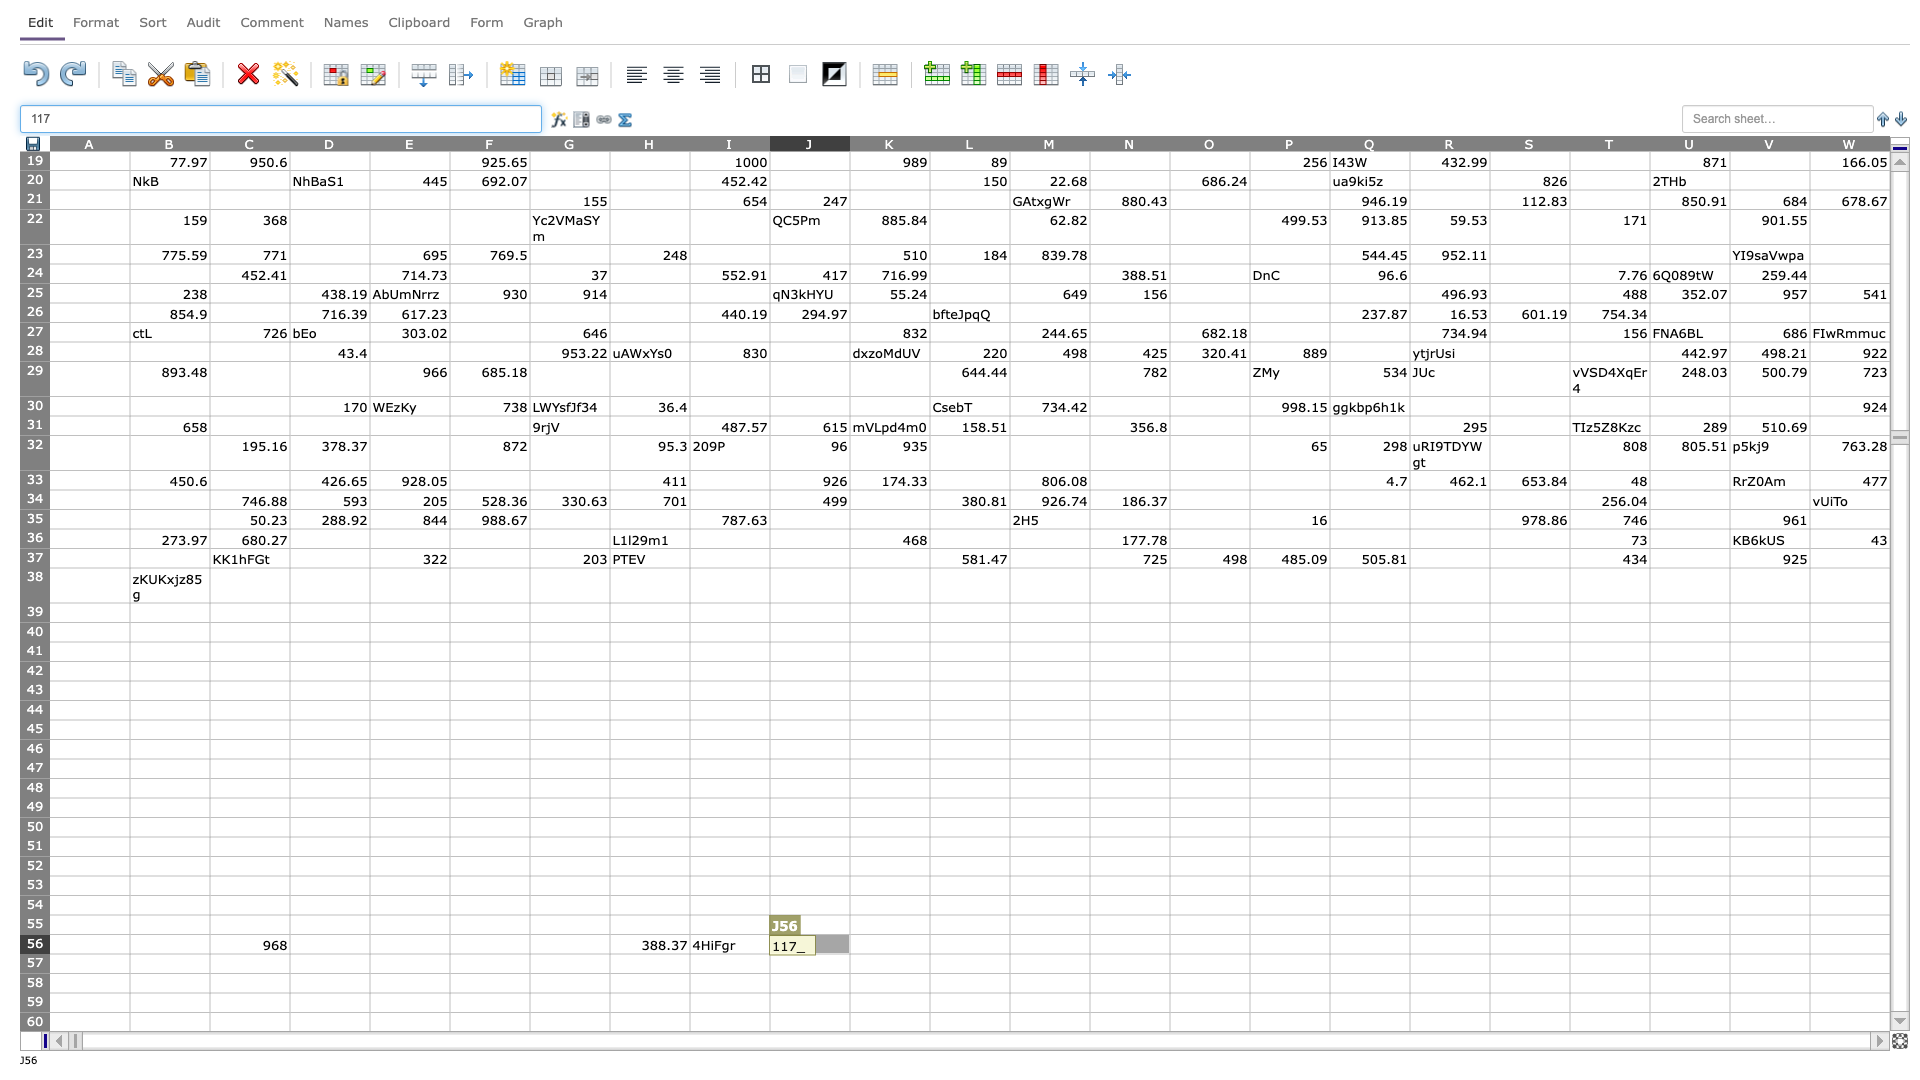 Image resolution: width=1920 pixels, height=1080 pixels. Describe the element at coordinates (888, 944) in the screenshot. I see `K56` at that location.